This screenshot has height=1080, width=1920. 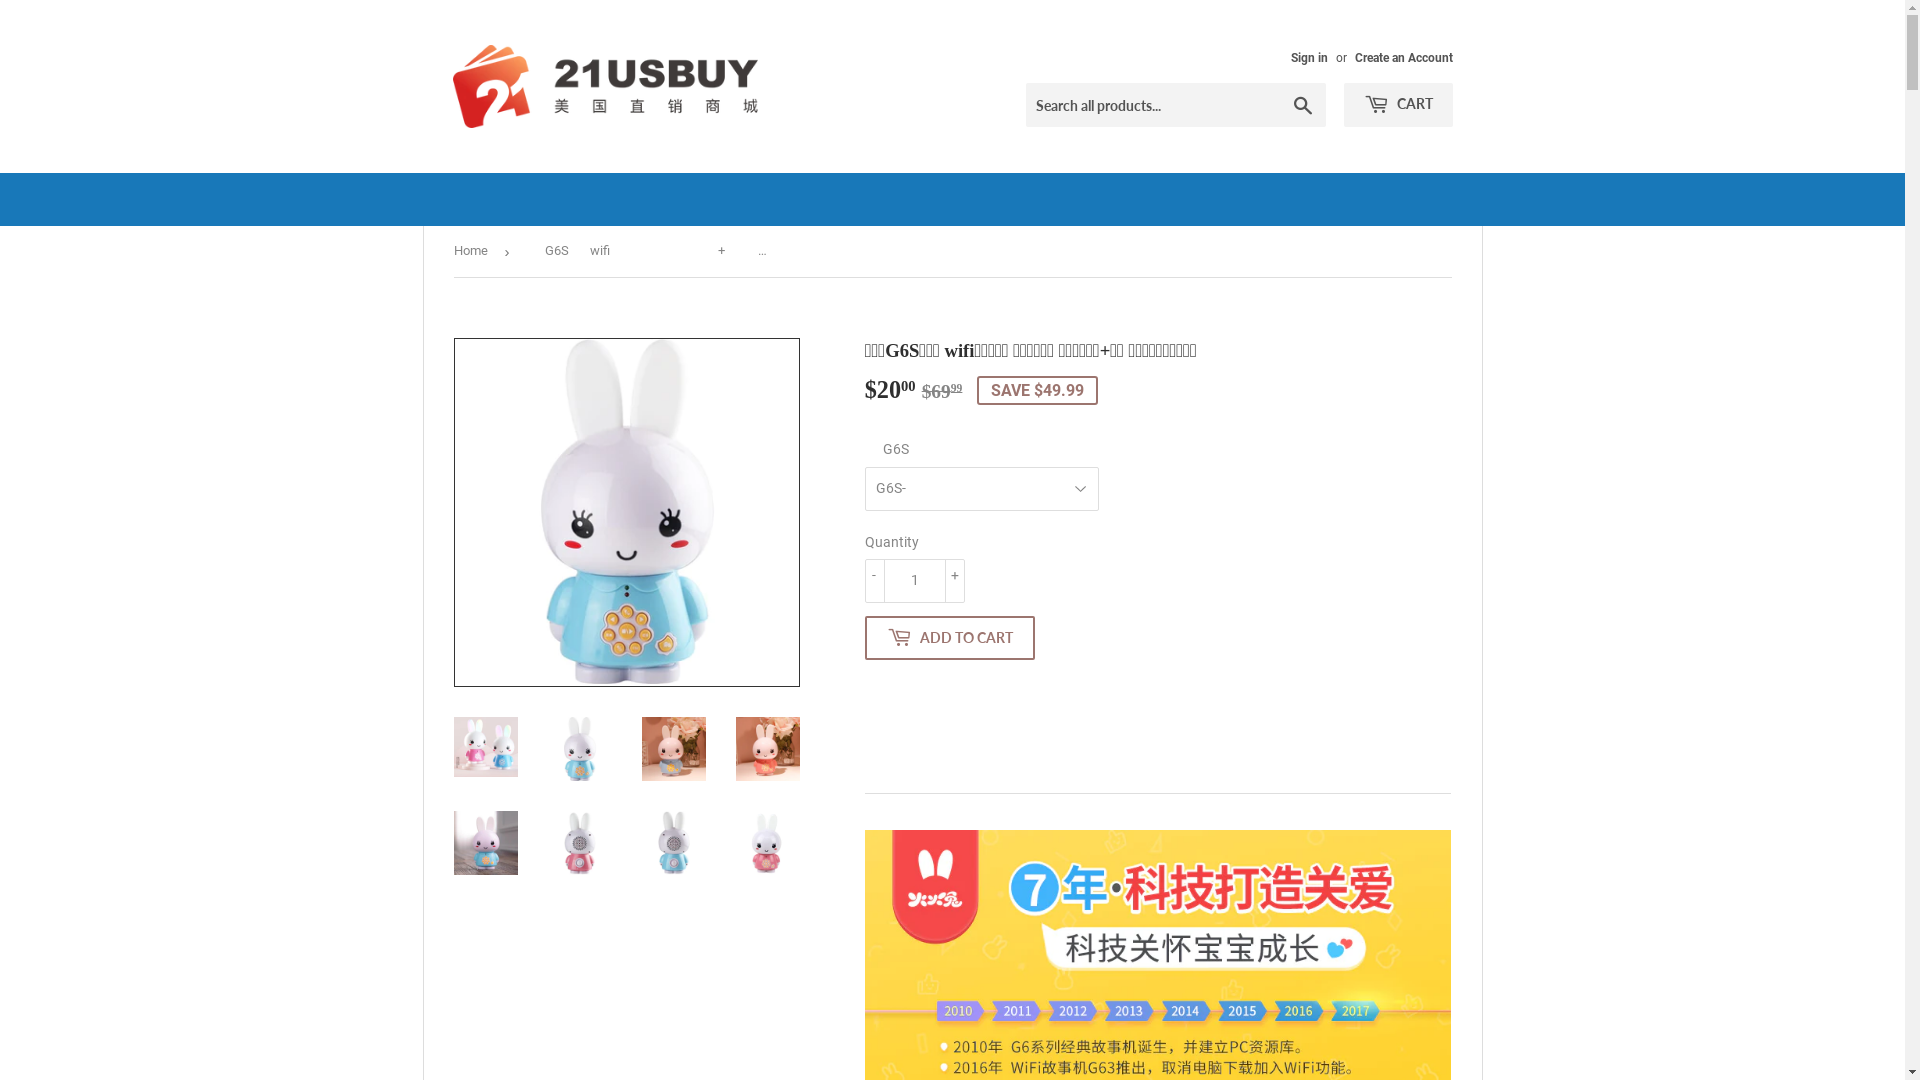 What do you see at coordinates (1397, 104) in the screenshot?
I see `'CART'` at bounding box center [1397, 104].